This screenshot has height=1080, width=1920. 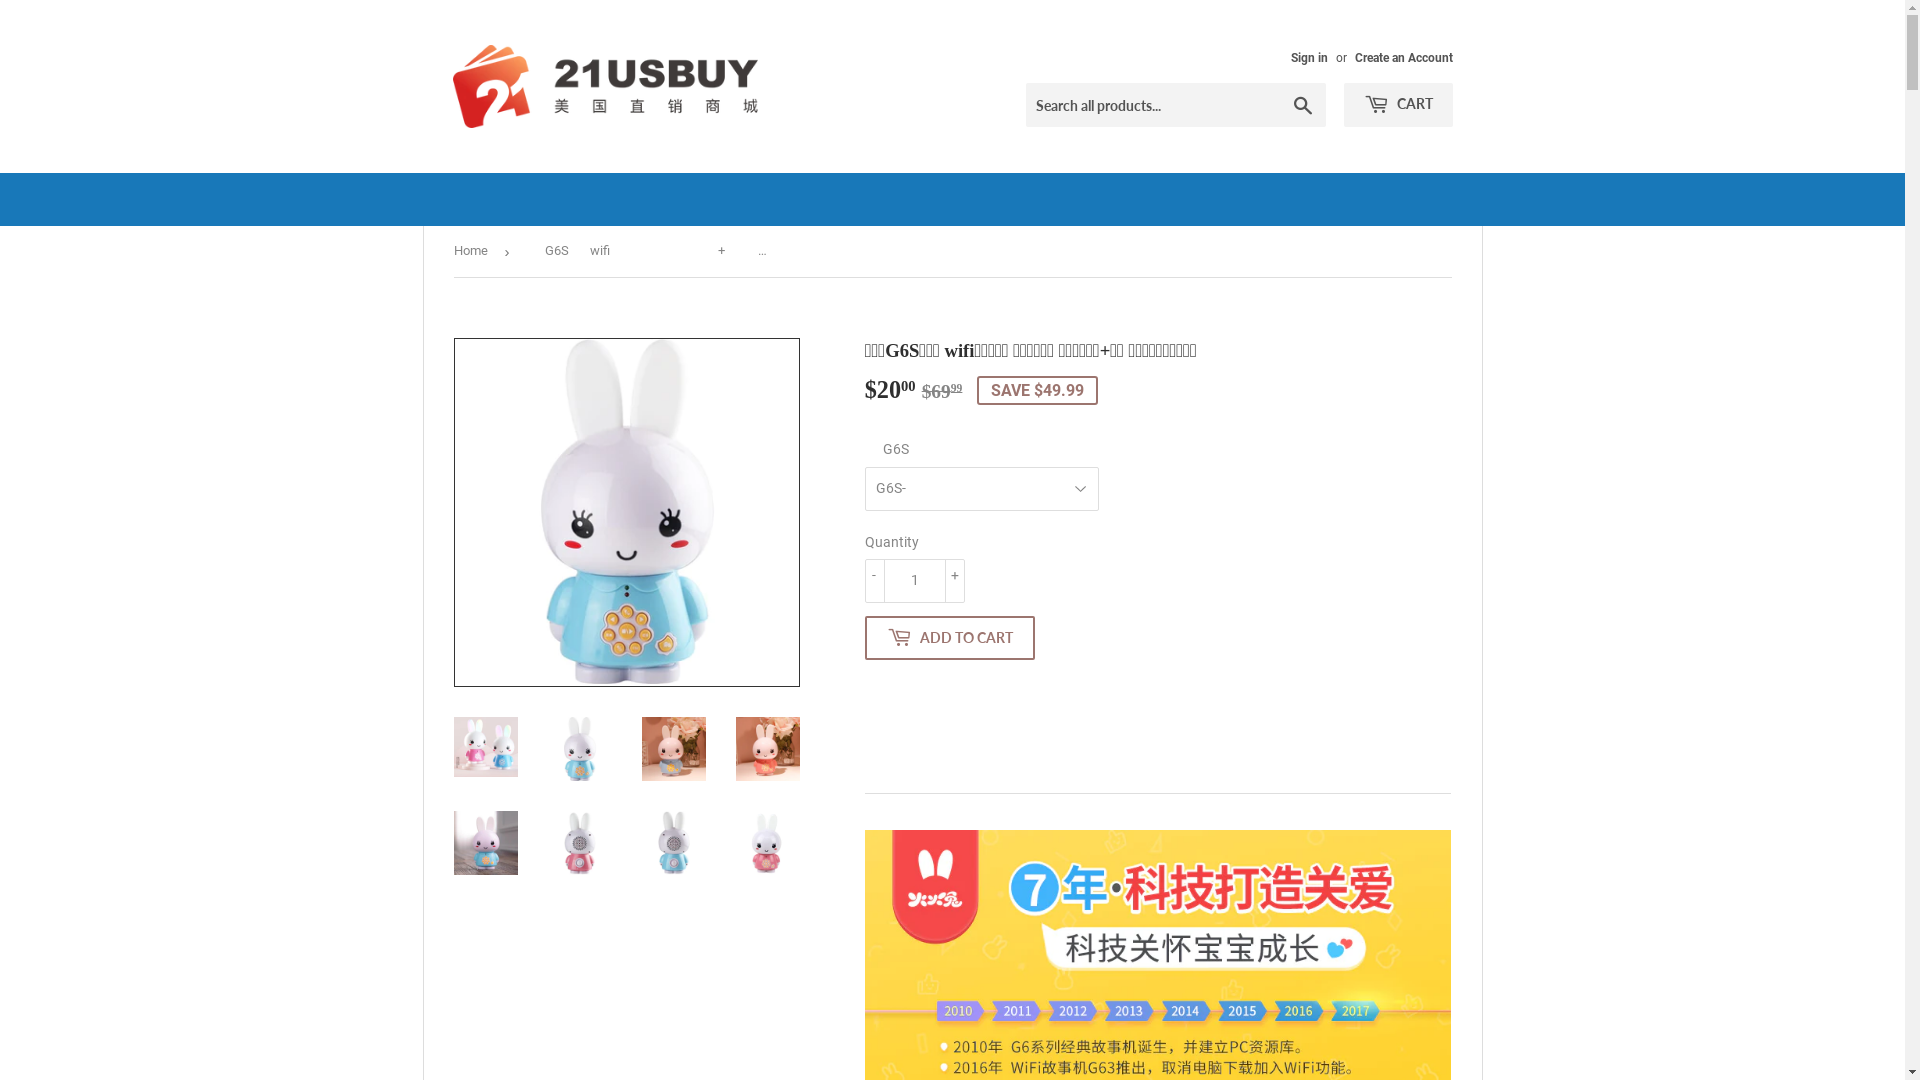 What do you see at coordinates (1397, 104) in the screenshot?
I see `'CART'` at bounding box center [1397, 104].